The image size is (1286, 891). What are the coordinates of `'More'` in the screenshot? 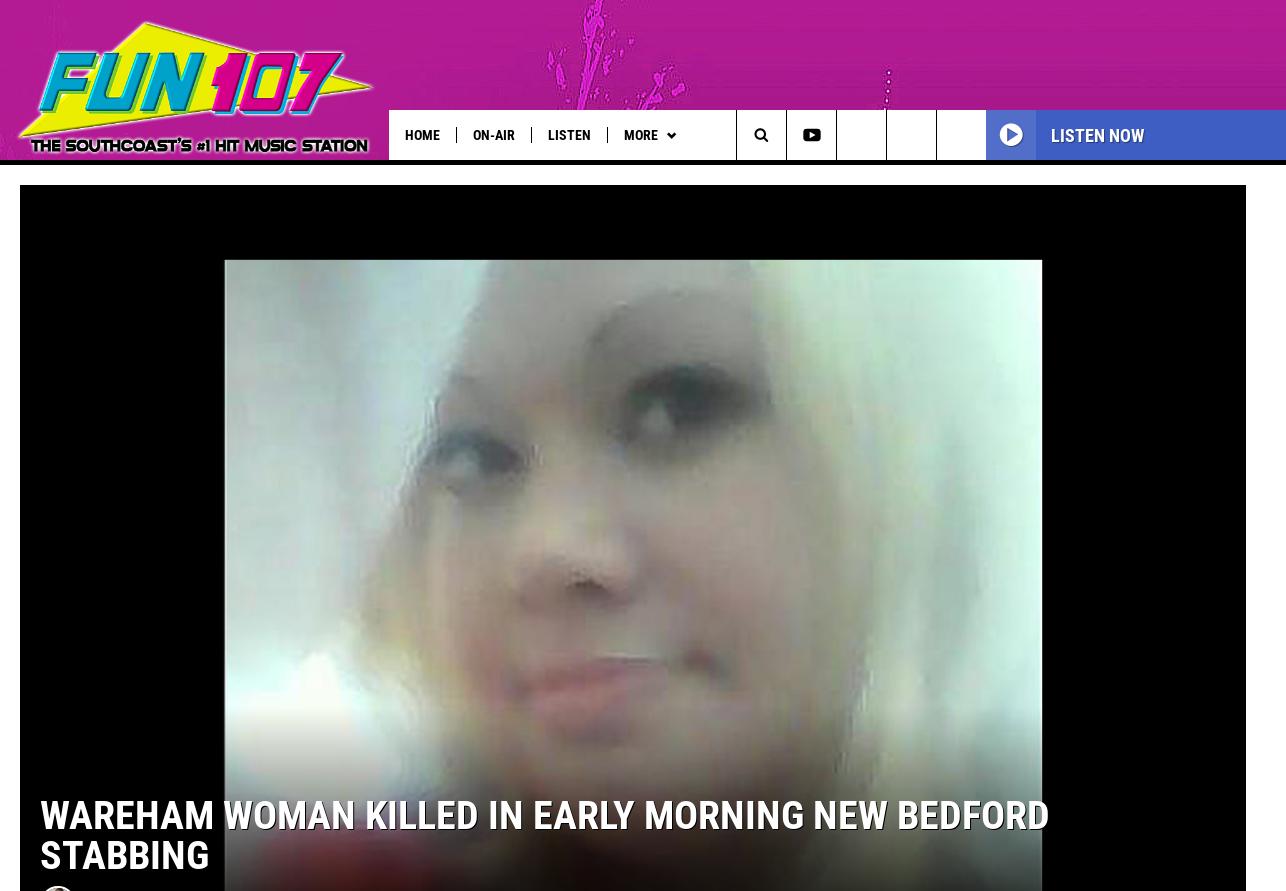 It's located at (621, 133).